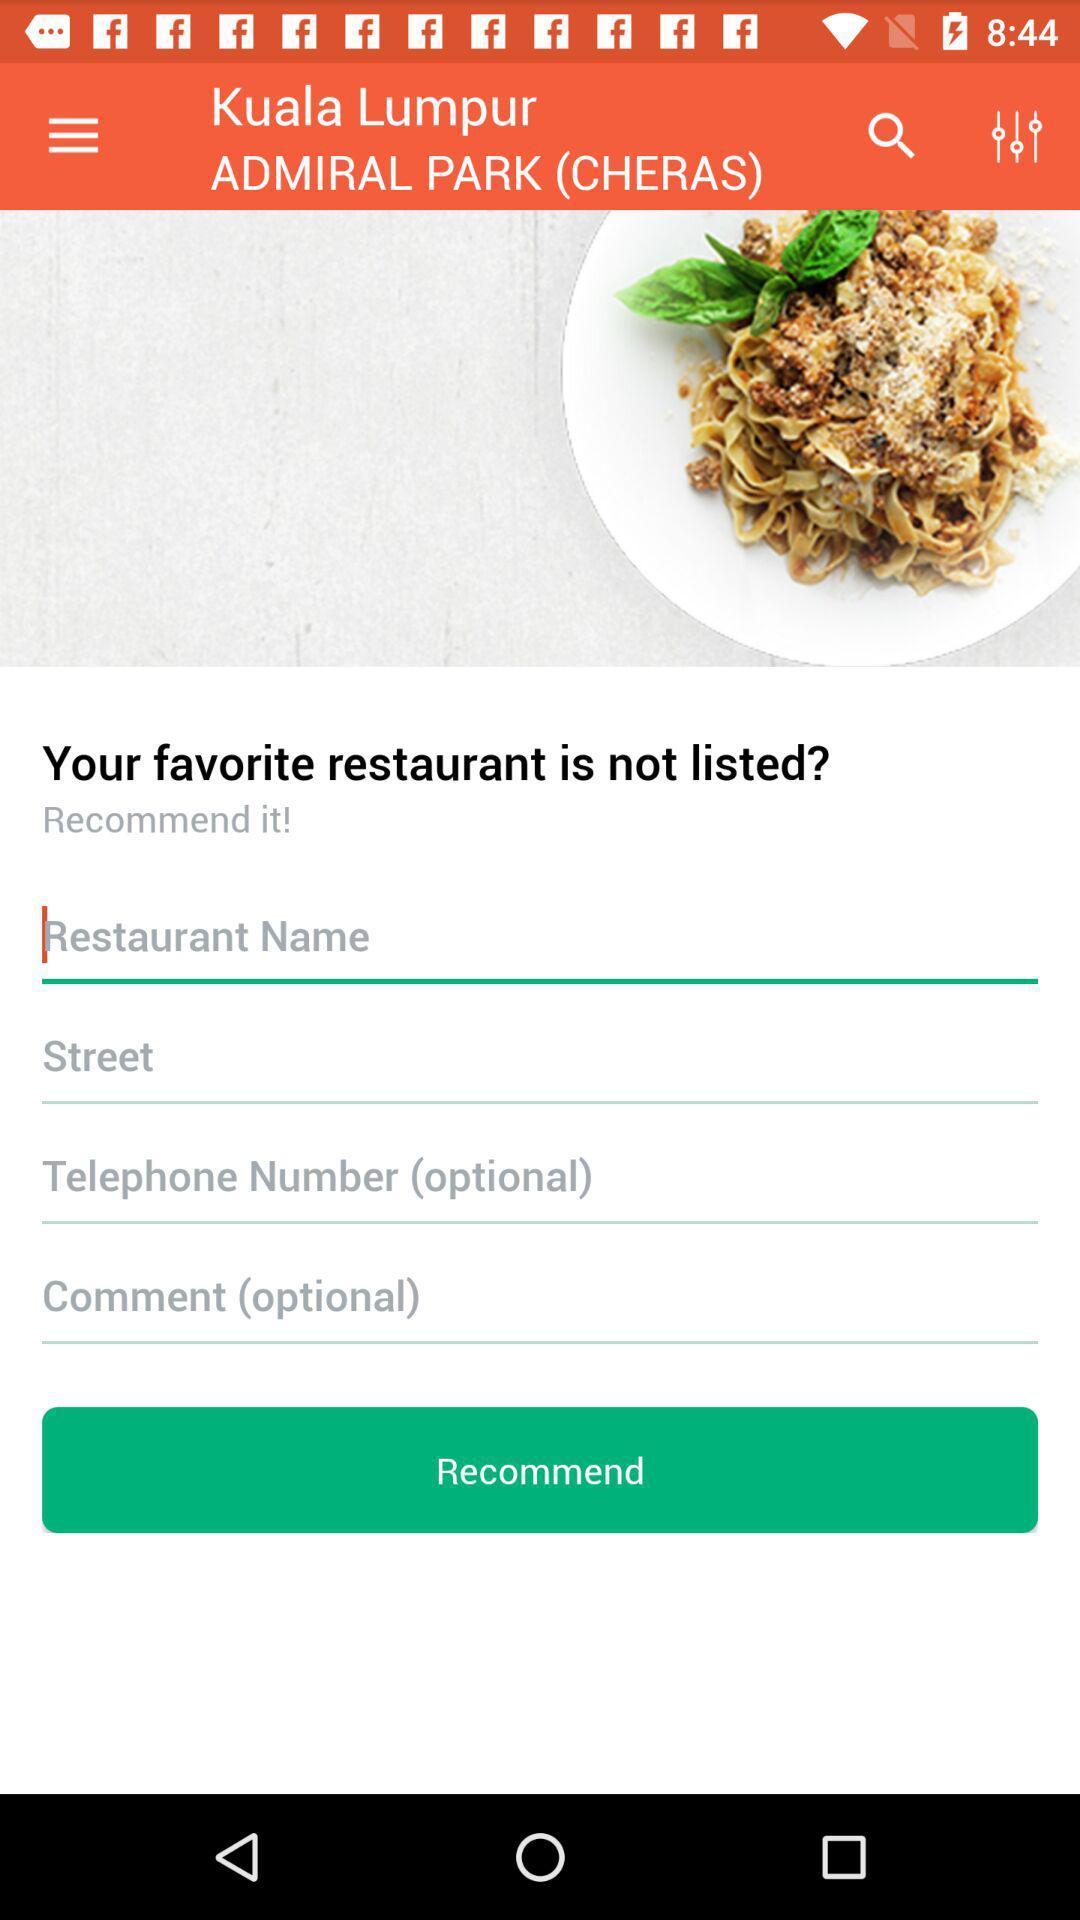  Describe the element at coordinates (540, 933) in the screenshot. I see `name` at that location.